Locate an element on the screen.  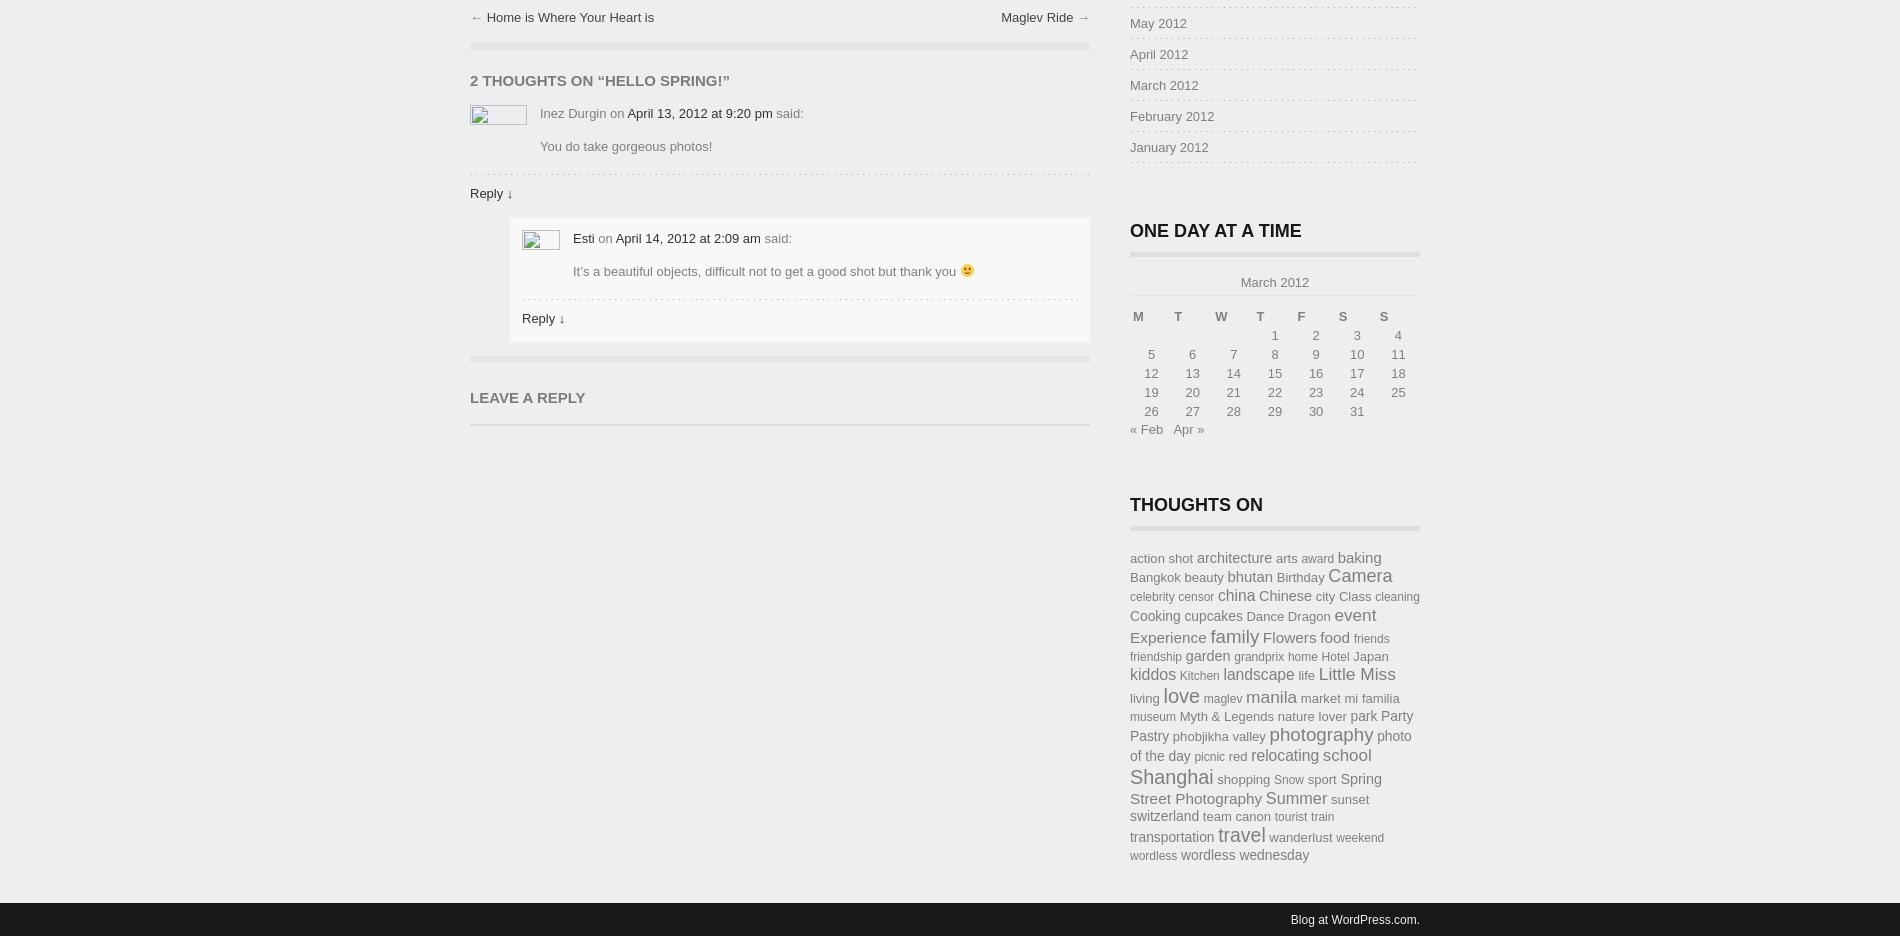
'Blog at WordPress.com.' is located at coordinates (1354, 918).